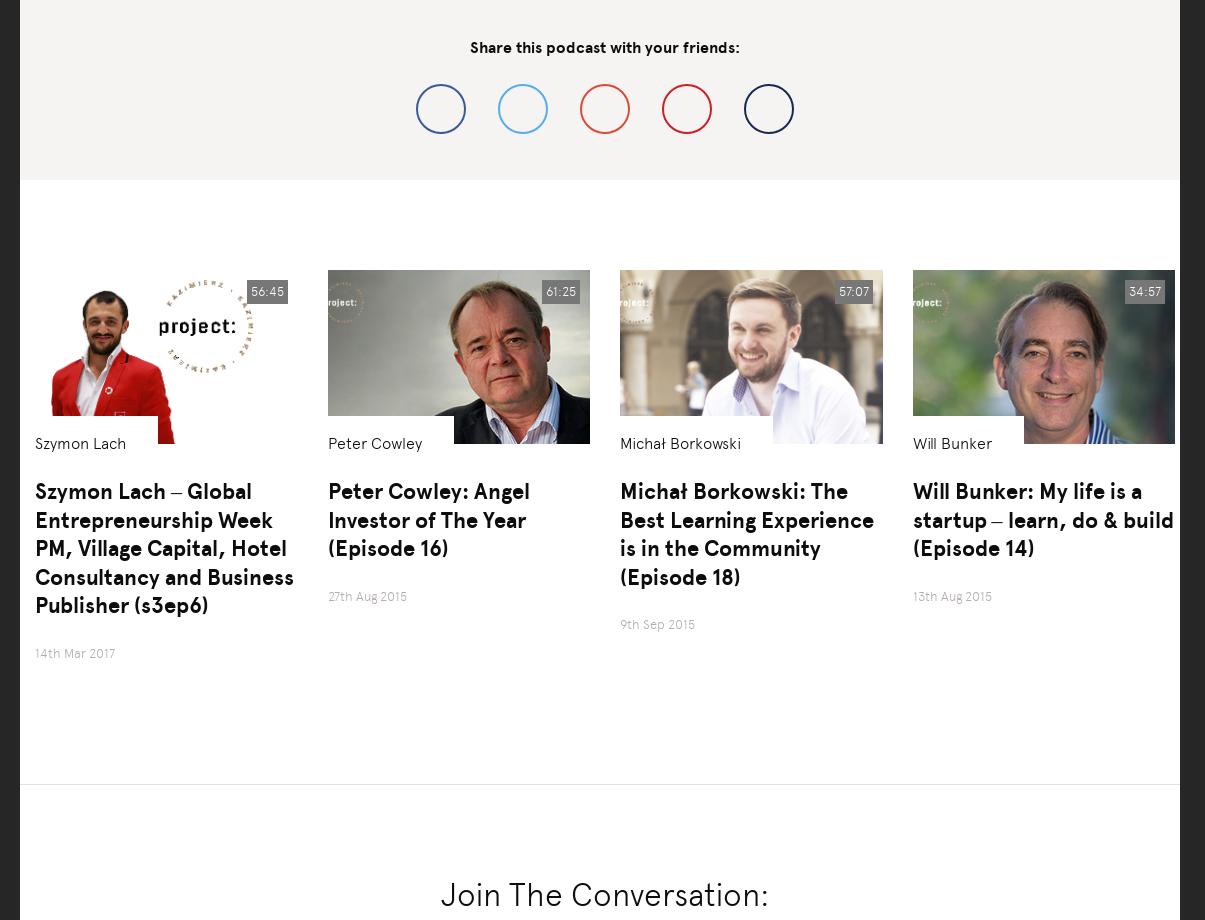 The height and width of the screenshot is (920, 1205). What do you see at coordinates (74, 716) in the screenshot?
I see `'03:52'` at bounding box center [74, 716].